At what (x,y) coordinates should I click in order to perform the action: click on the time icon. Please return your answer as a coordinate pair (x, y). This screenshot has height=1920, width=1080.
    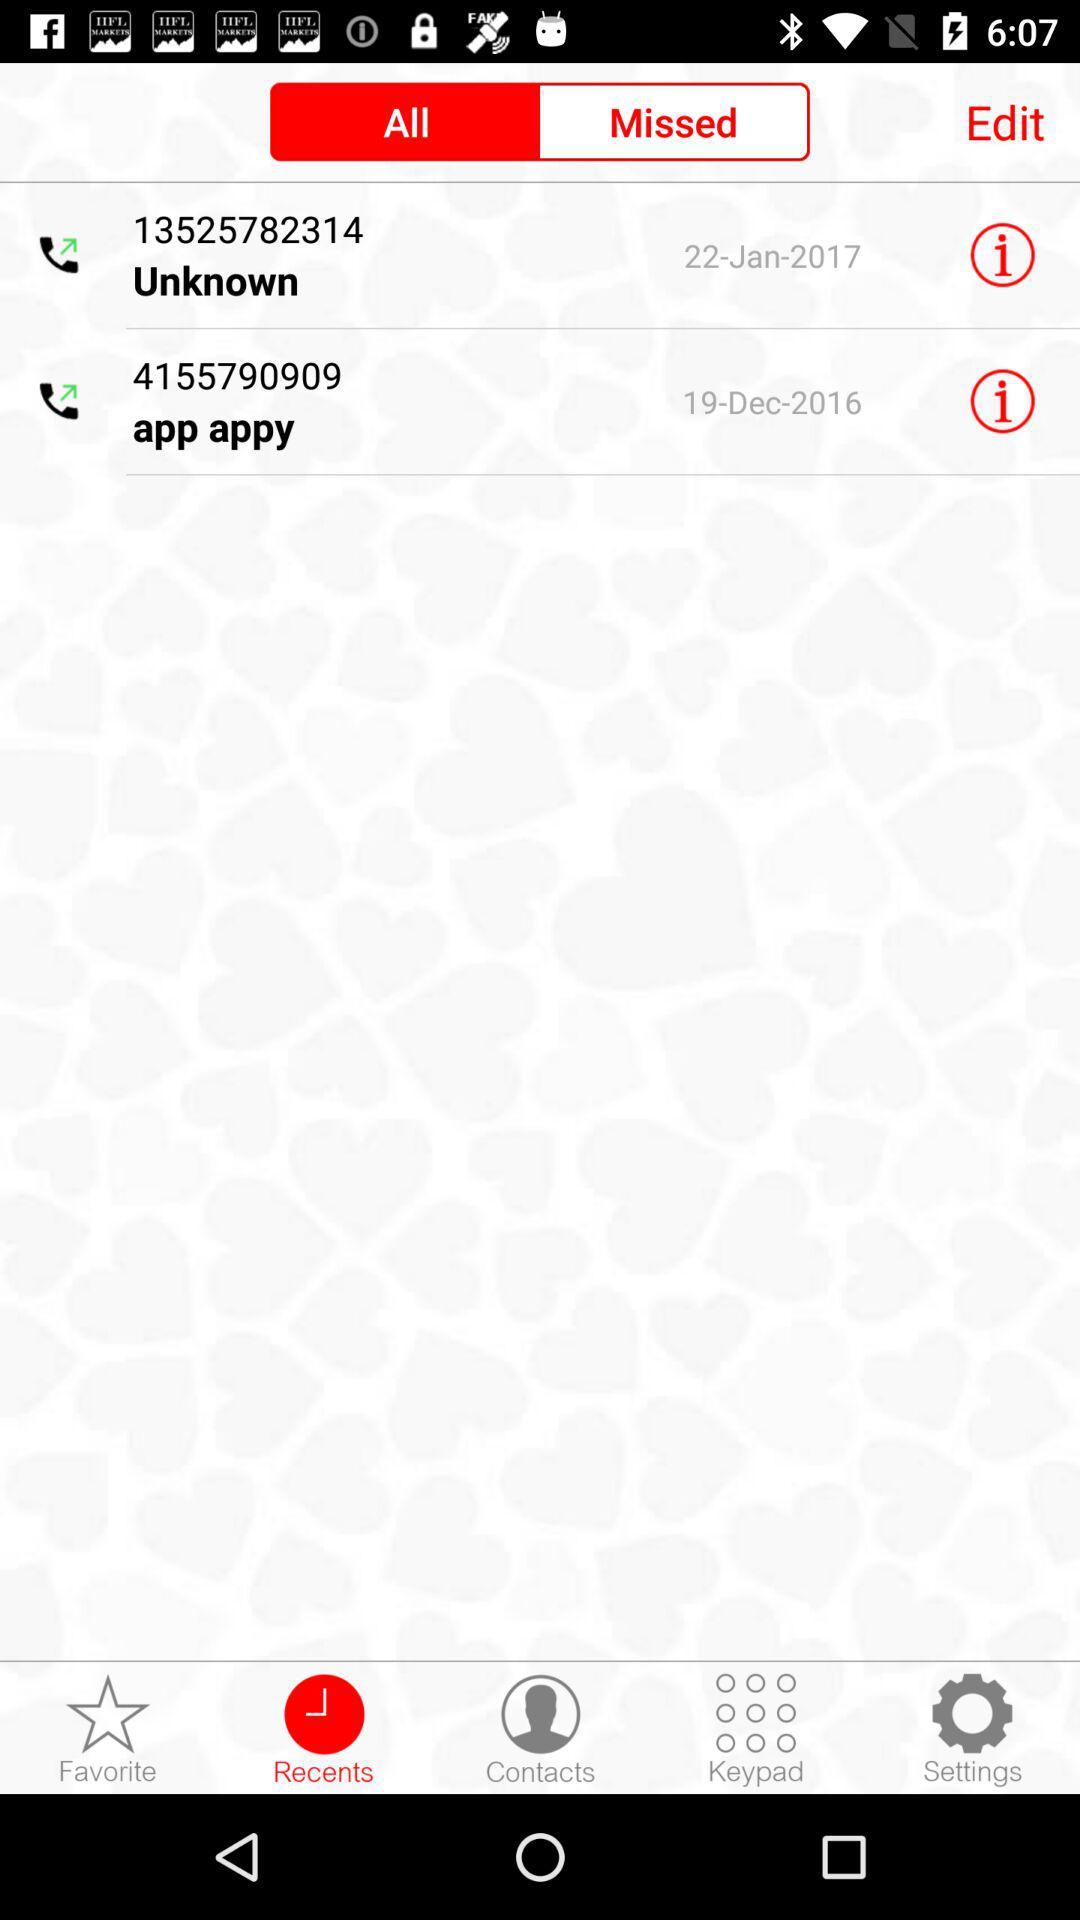
    Looking at the image, I should click on (323, 1728).